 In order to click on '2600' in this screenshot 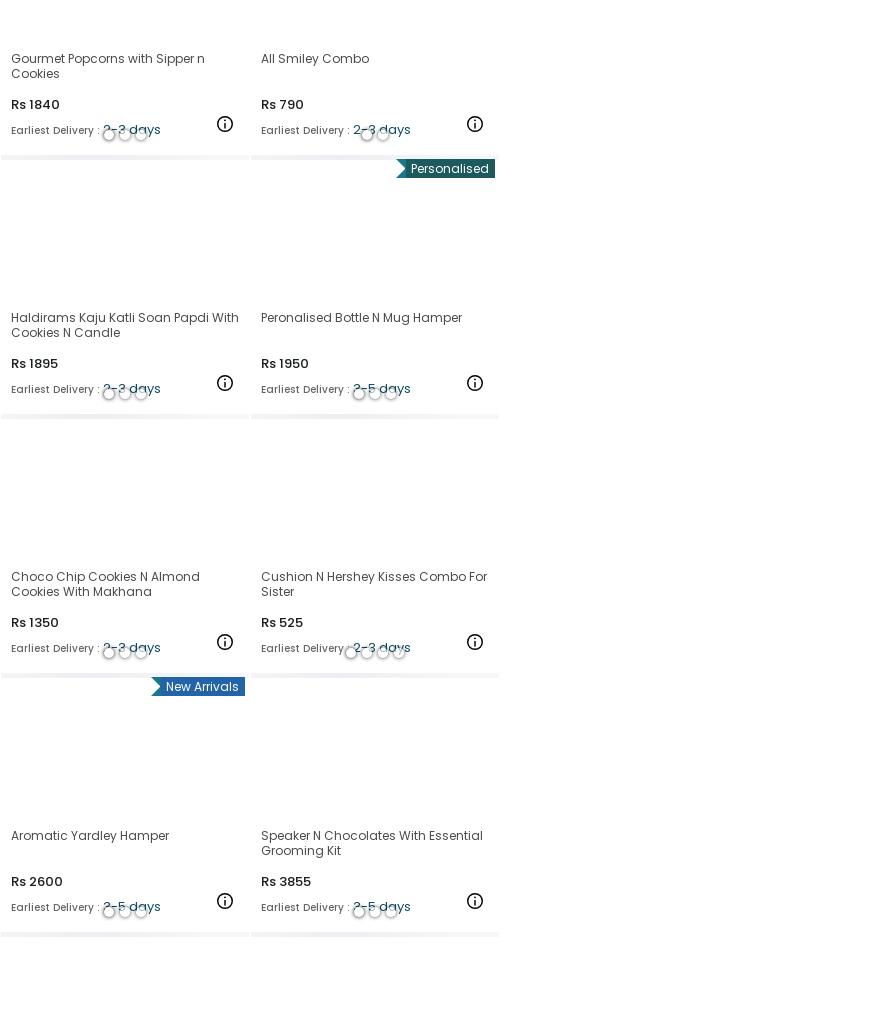, I will do `click(46, 879)`.